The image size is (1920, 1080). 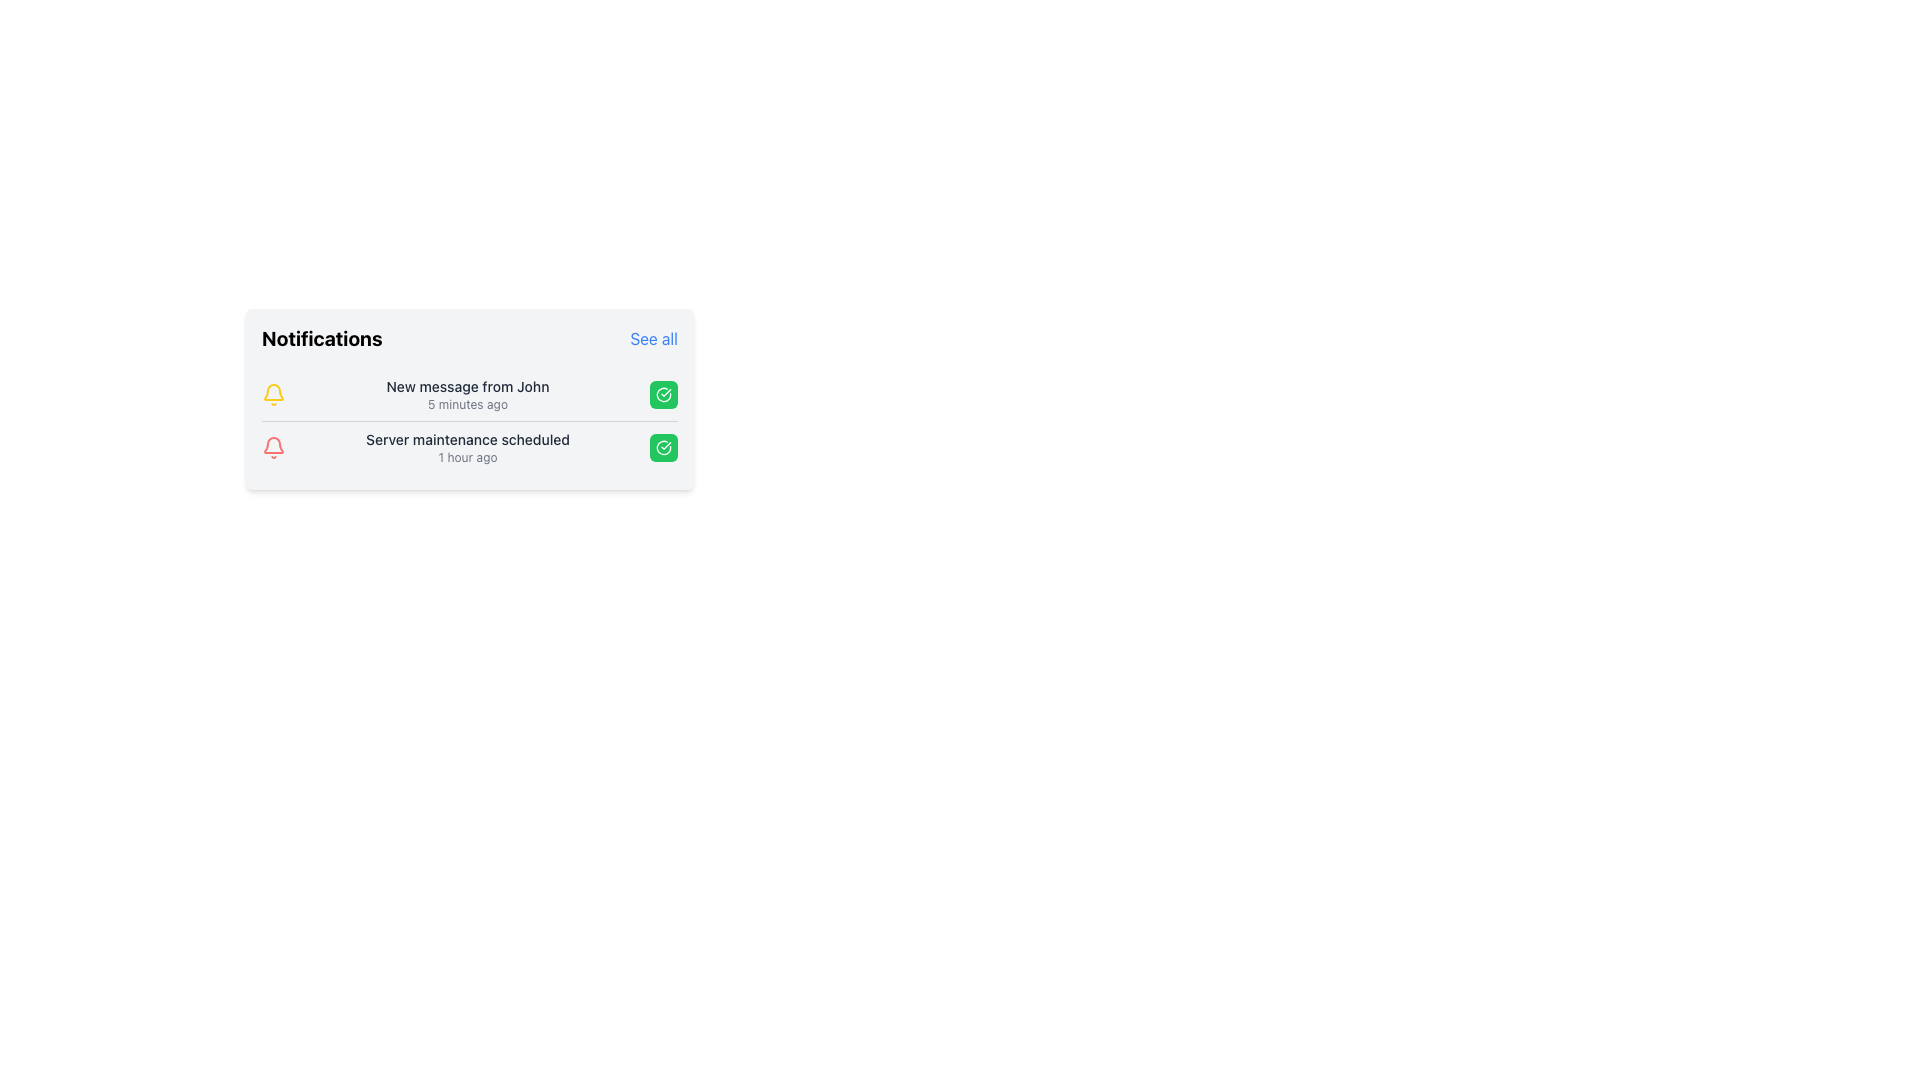 I want to click on the green button with a check-circle icon located on the right side of the 'Server maintenance scheduled' notification to acknowledge or confirm, so click(x=663, y=446).